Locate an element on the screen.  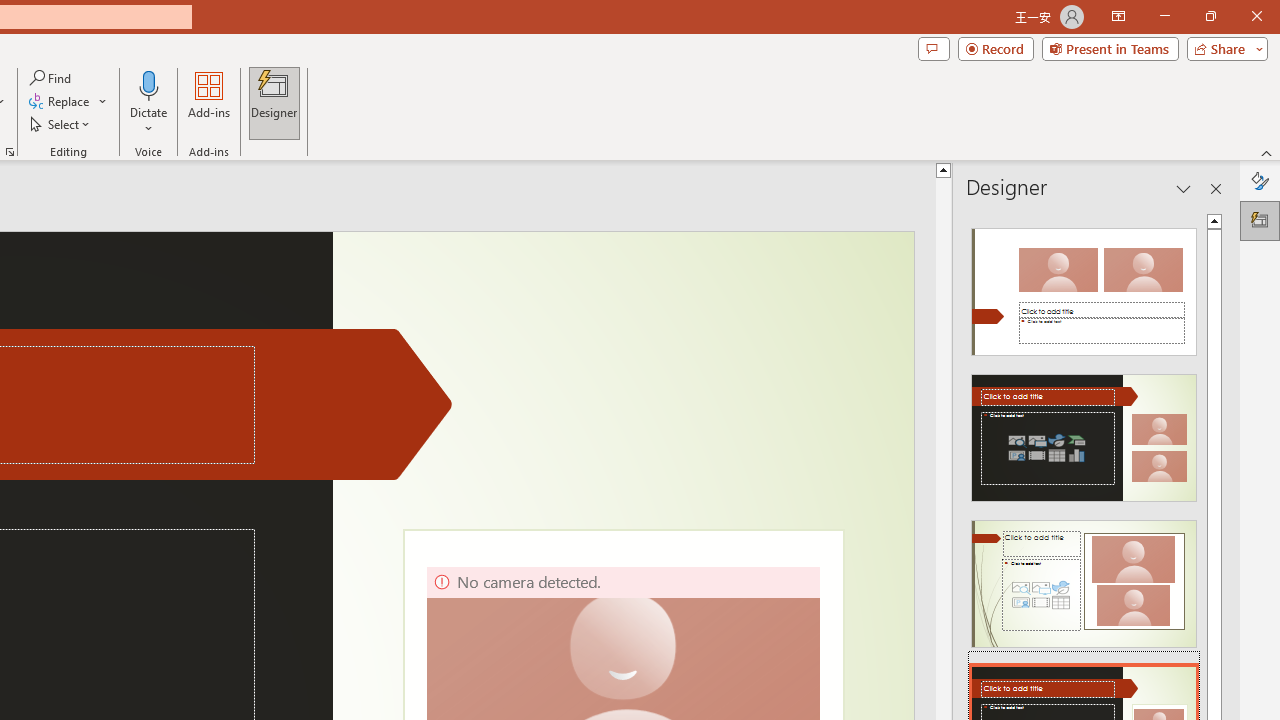
'Replace...' is located at coordinates (60, 101).